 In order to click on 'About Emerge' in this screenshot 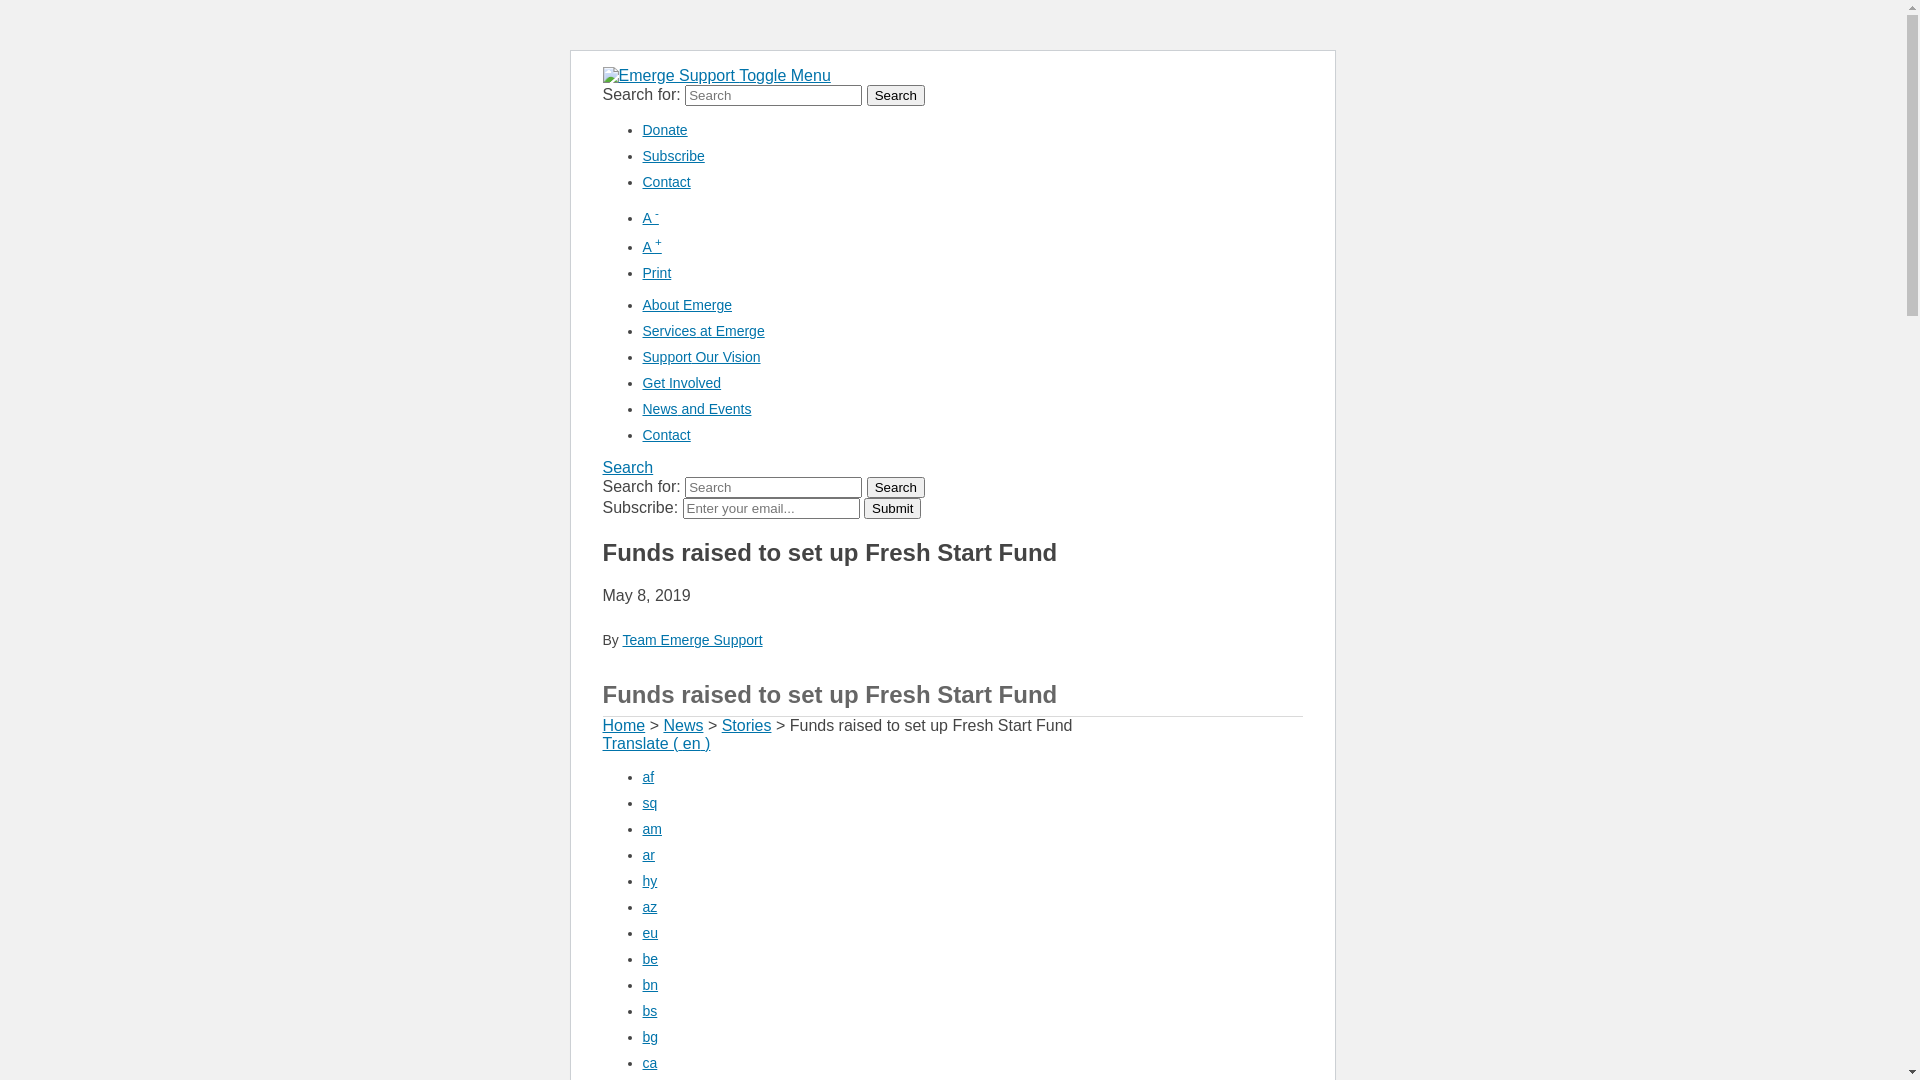, I will do `click(686, 304)`.